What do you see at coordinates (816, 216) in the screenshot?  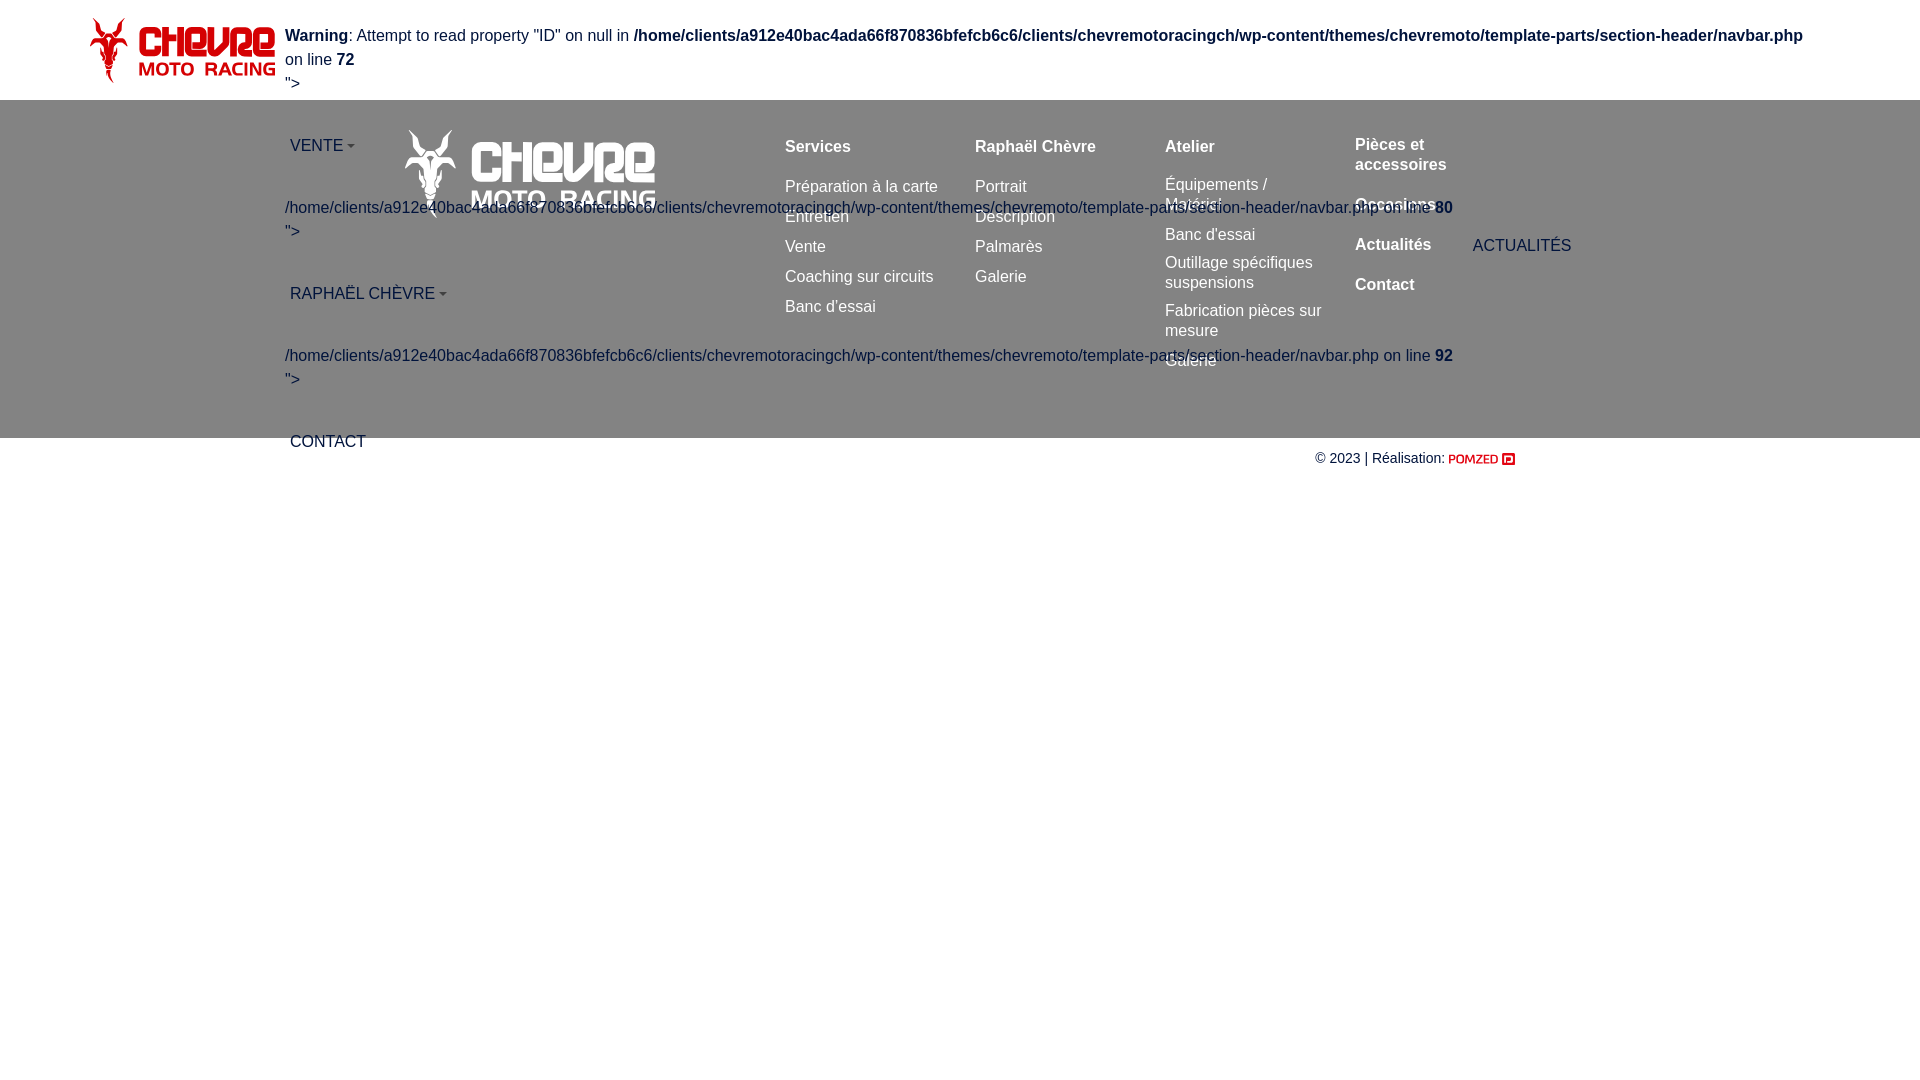 I see `'Entretien'` at bounding box center [816, 216].